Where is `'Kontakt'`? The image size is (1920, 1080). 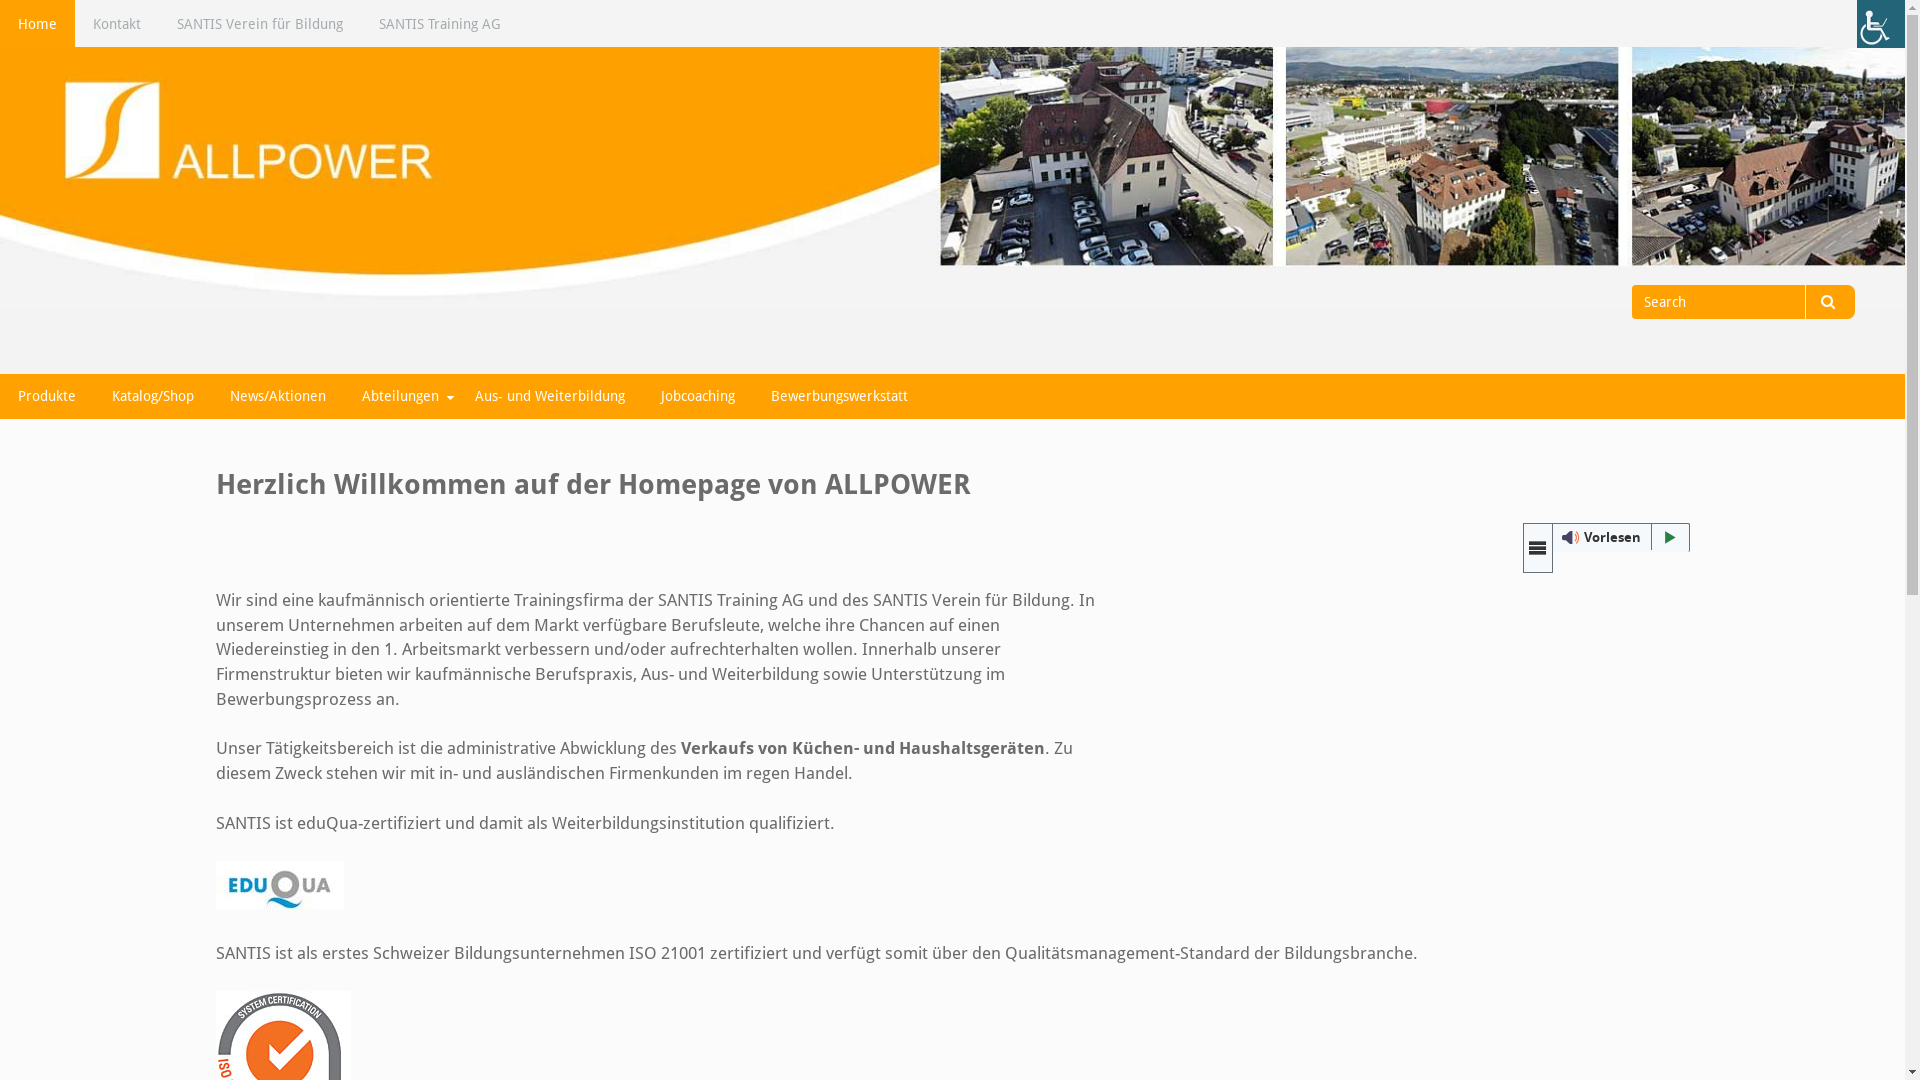
'Kontakt' is located at coordinates (115, 23).